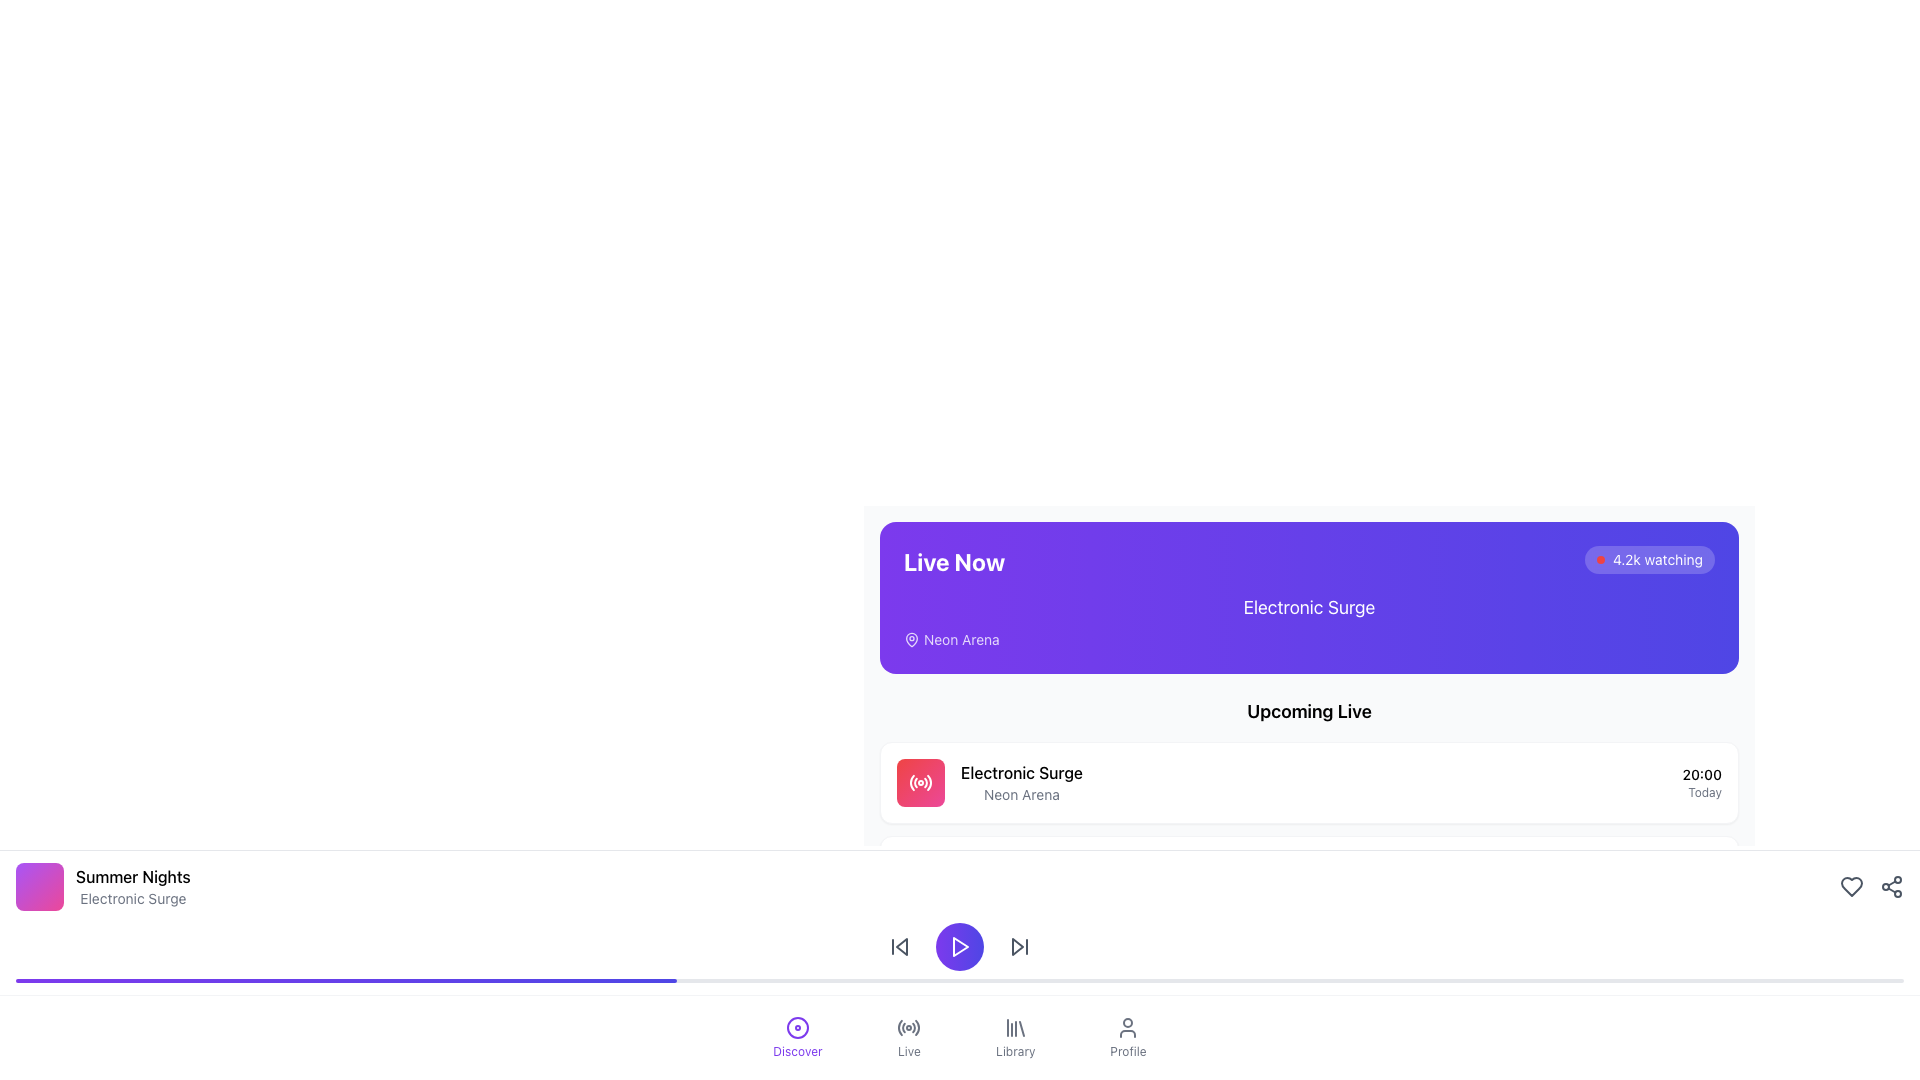 This screenshot has width=1920, height=1080. What do you see at coordinates (953, 562) in the screenshot?
I see `the 'Live Now' text label, which is prominently displayed in bold, large font at the top-left of a purple rectangular section` at bounding box center [953, 562].